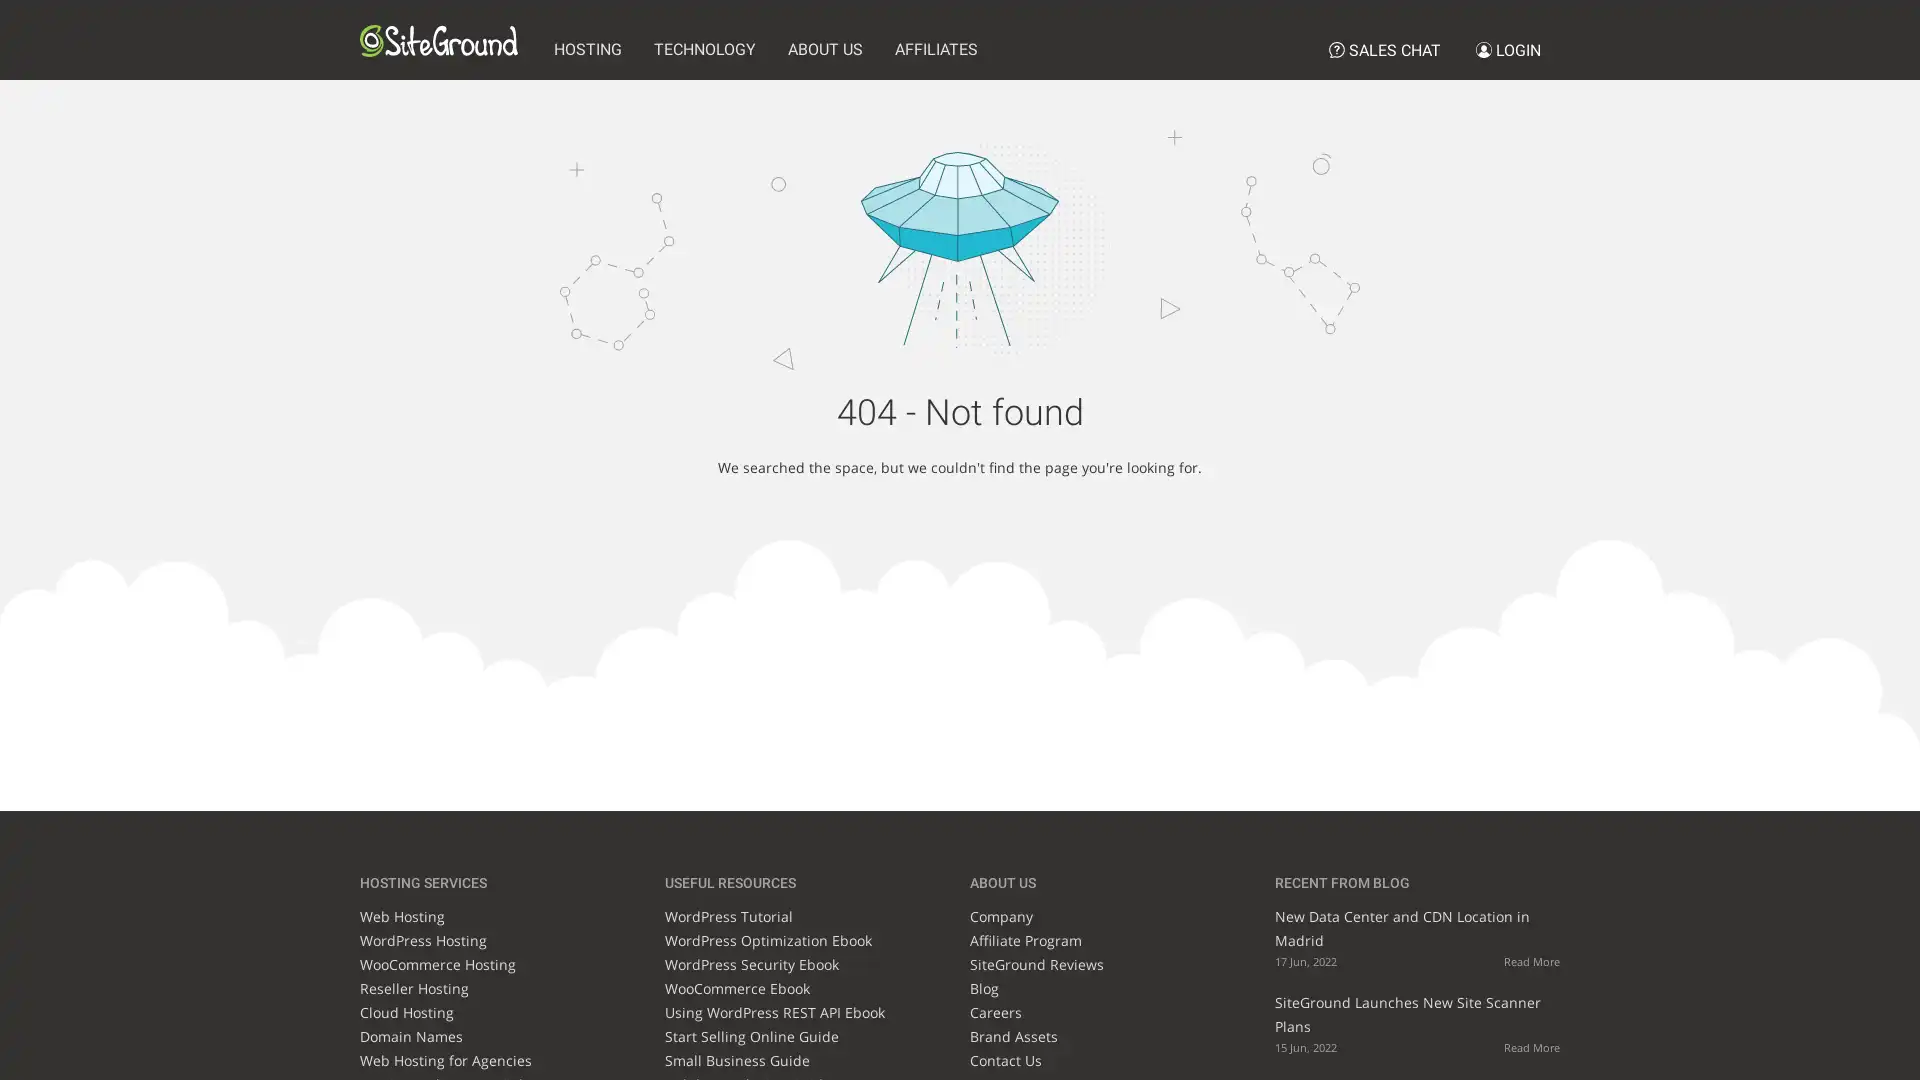 Image resolution: width=1920 pixels, height=1080 pixels. Describe the element at coordinates (1809, 1020) in the screenshot. I see `Accept All Cookies` at that location.